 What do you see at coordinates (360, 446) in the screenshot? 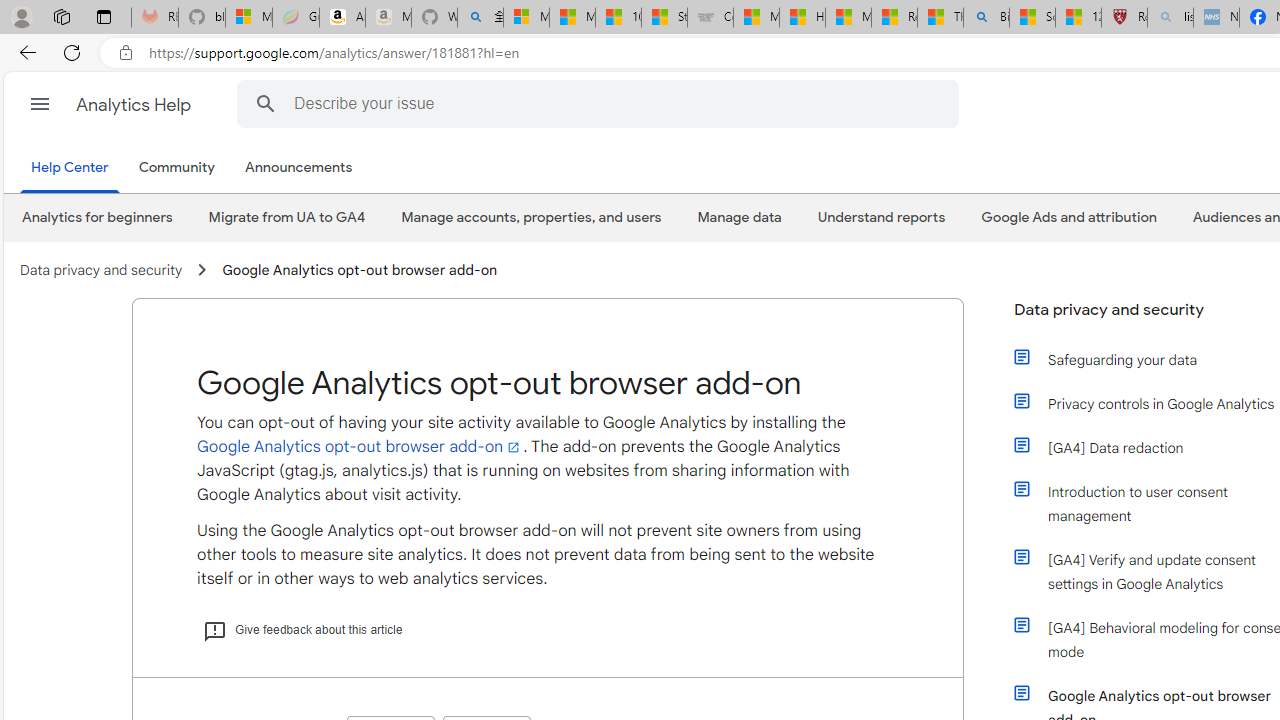
I see `'Google Analytics opt-out browser add-on'` at bounding box center [360, 446].